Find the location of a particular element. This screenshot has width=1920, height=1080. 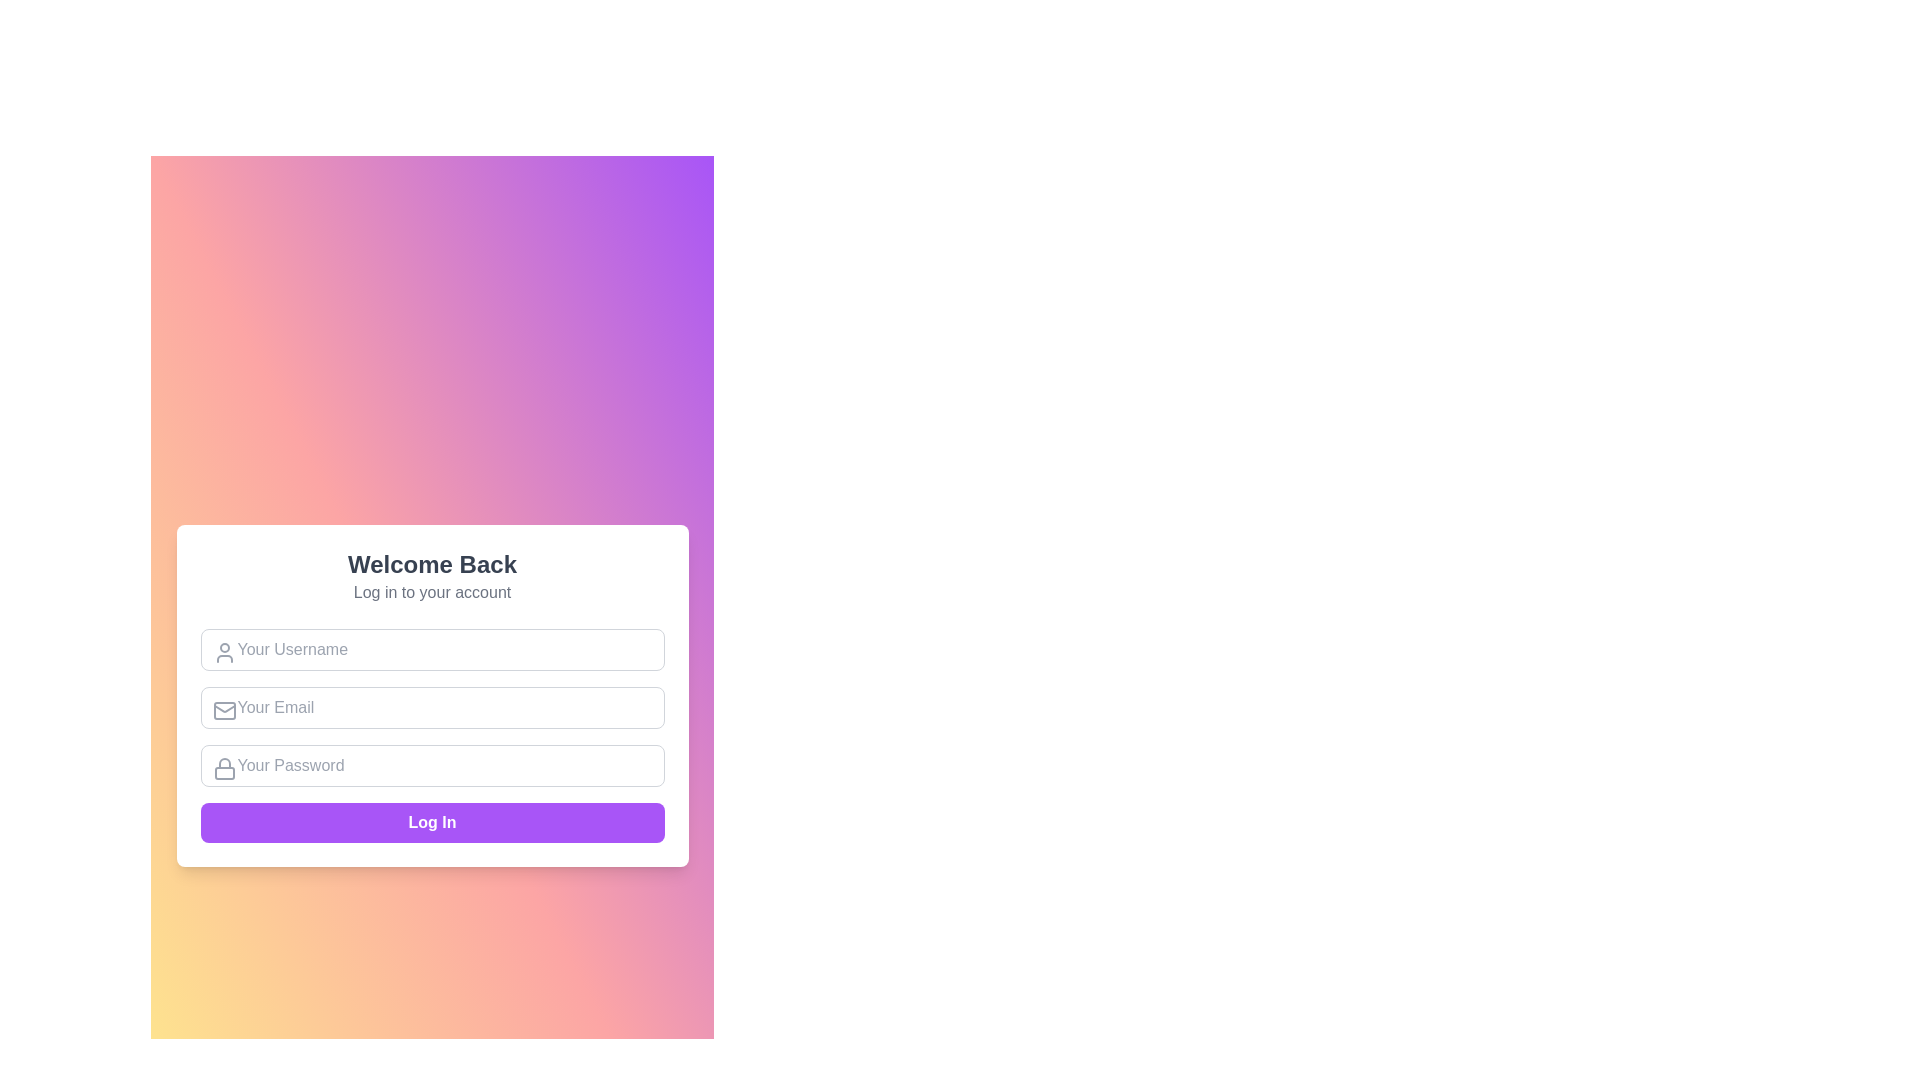

the submit button located at the bottom of the login form card is located at coordinates (431, 822).